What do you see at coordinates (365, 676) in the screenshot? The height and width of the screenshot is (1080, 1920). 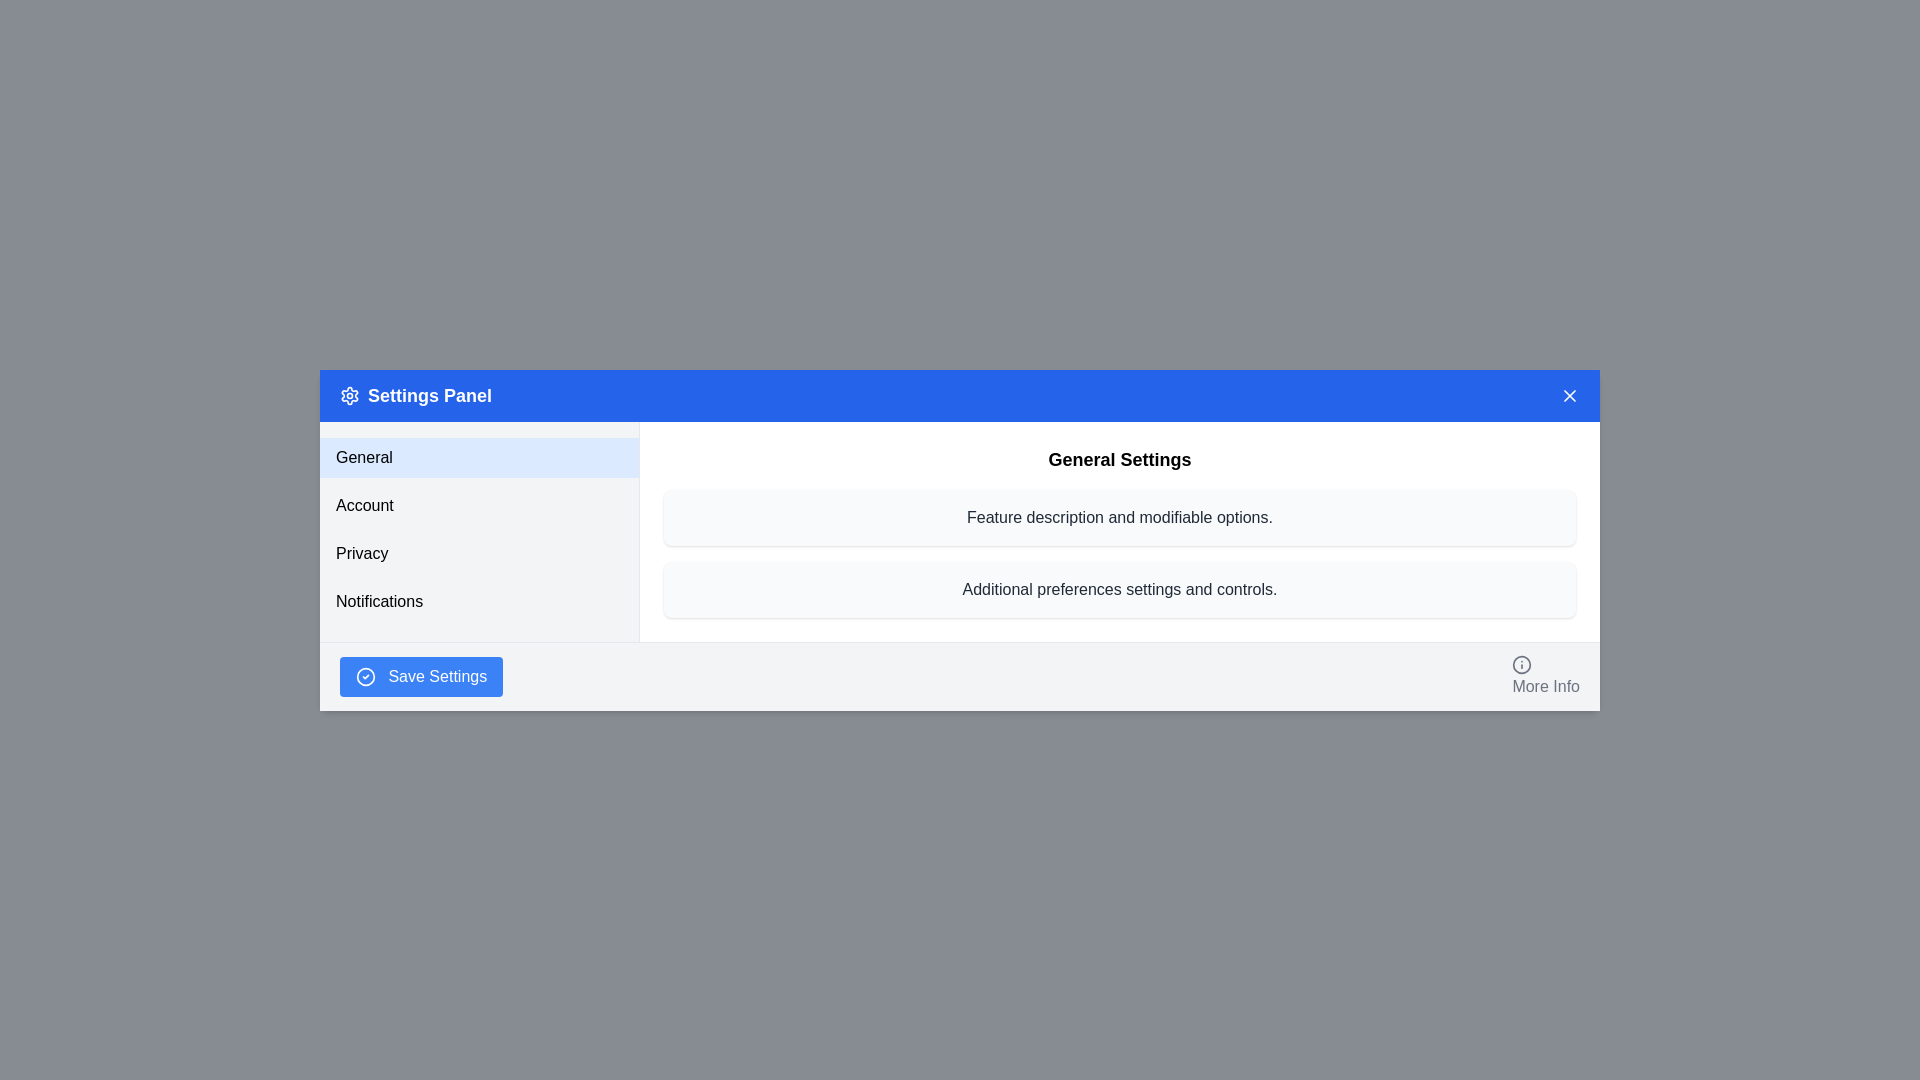 I see `the decorative circular backdrop element inside the 'Save Settings' button located at the bottom left of the interface` at bounding box center [365, 676].